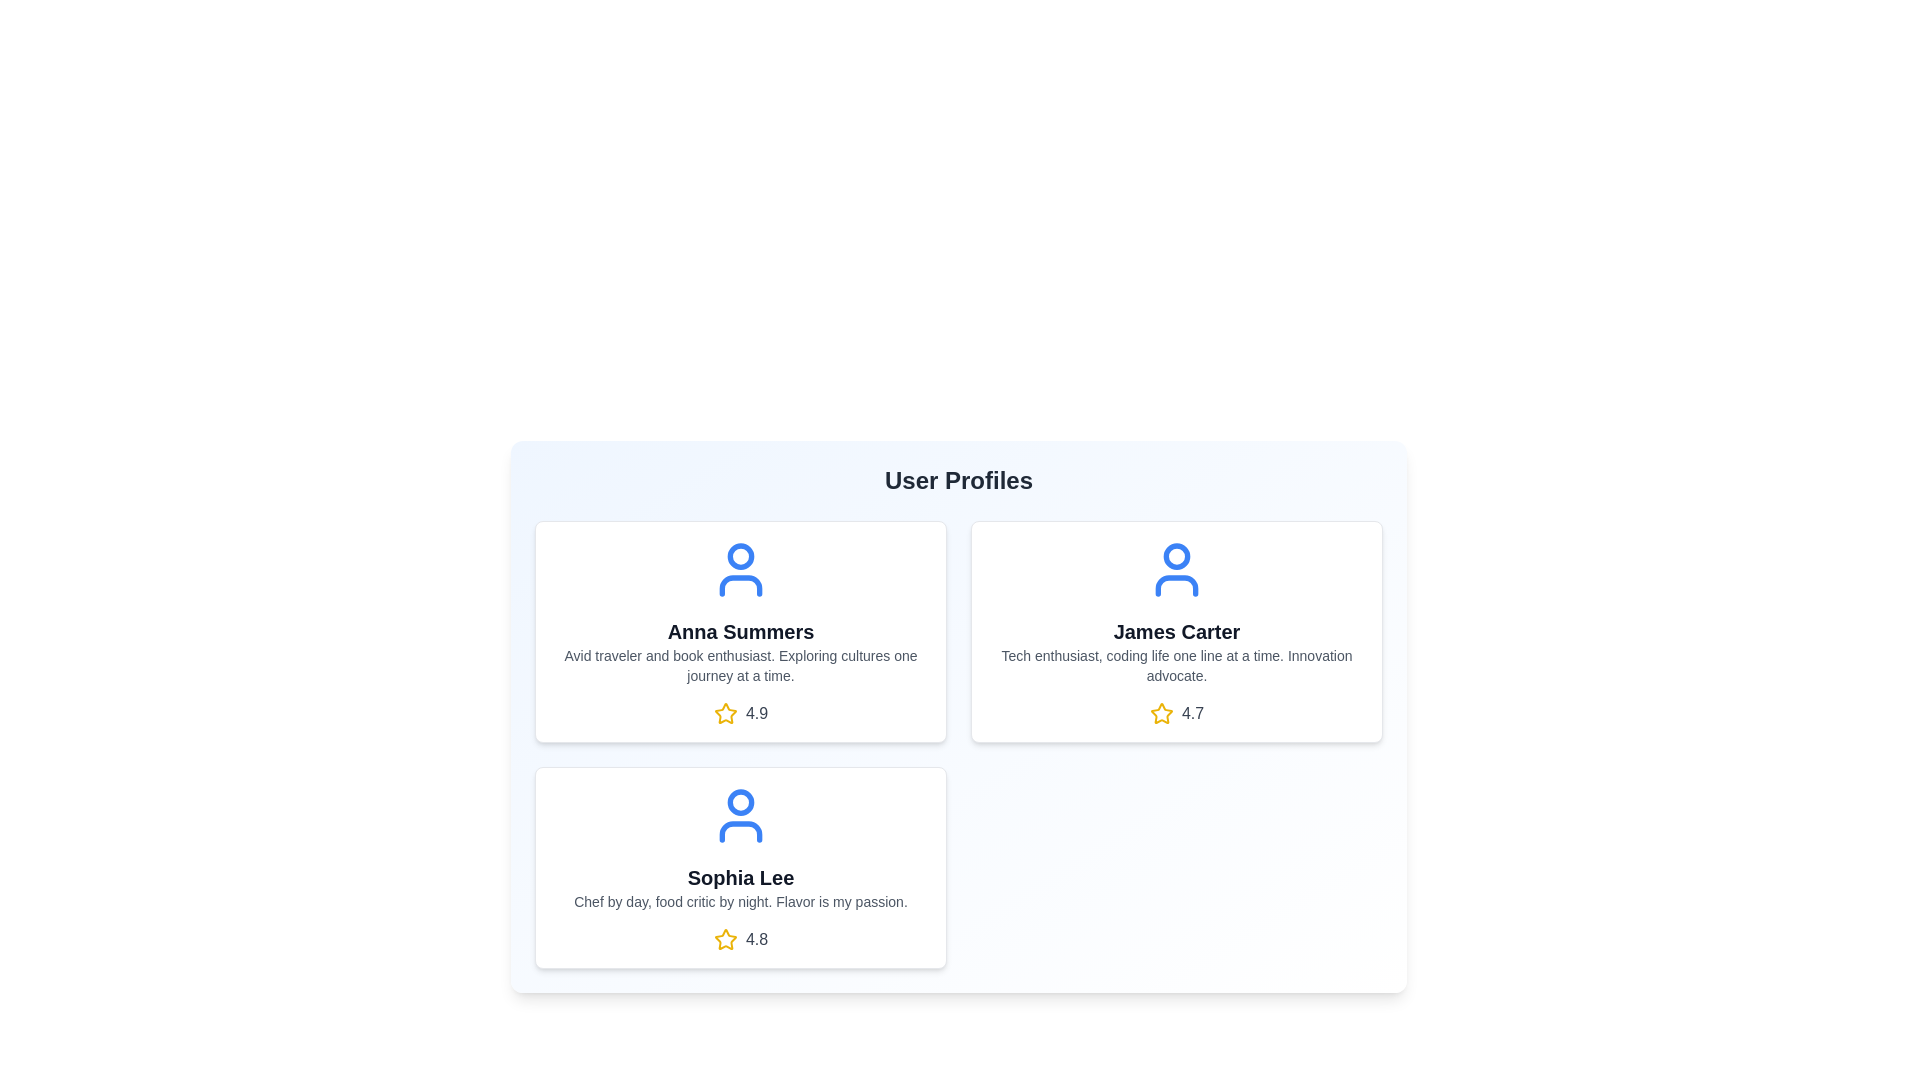 This screenshot has height=1080, width=1920. I want to click on the user card for Sophia Lee, so click(739, 866).